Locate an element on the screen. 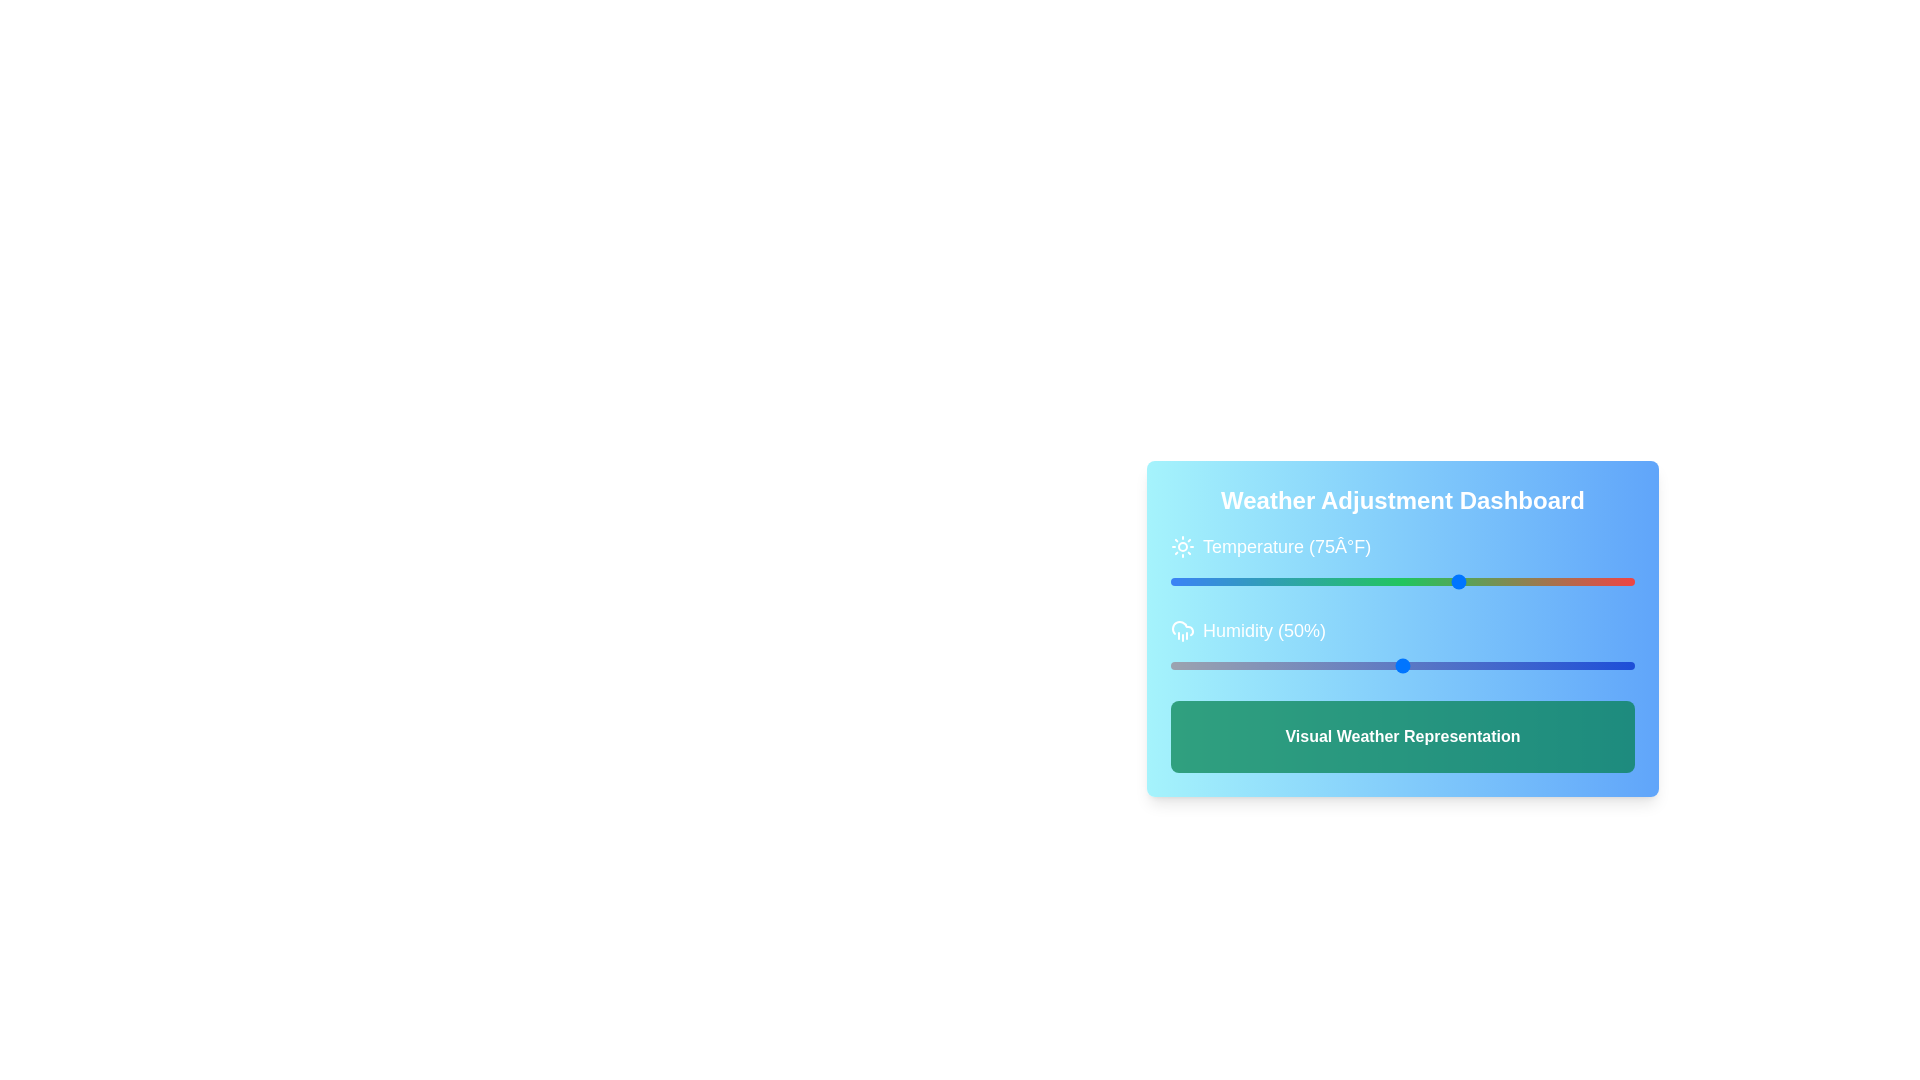 The width and height of the screenshot is (1920, 1080). the humidity slider to 84% is located at coordinates (1559, 666).